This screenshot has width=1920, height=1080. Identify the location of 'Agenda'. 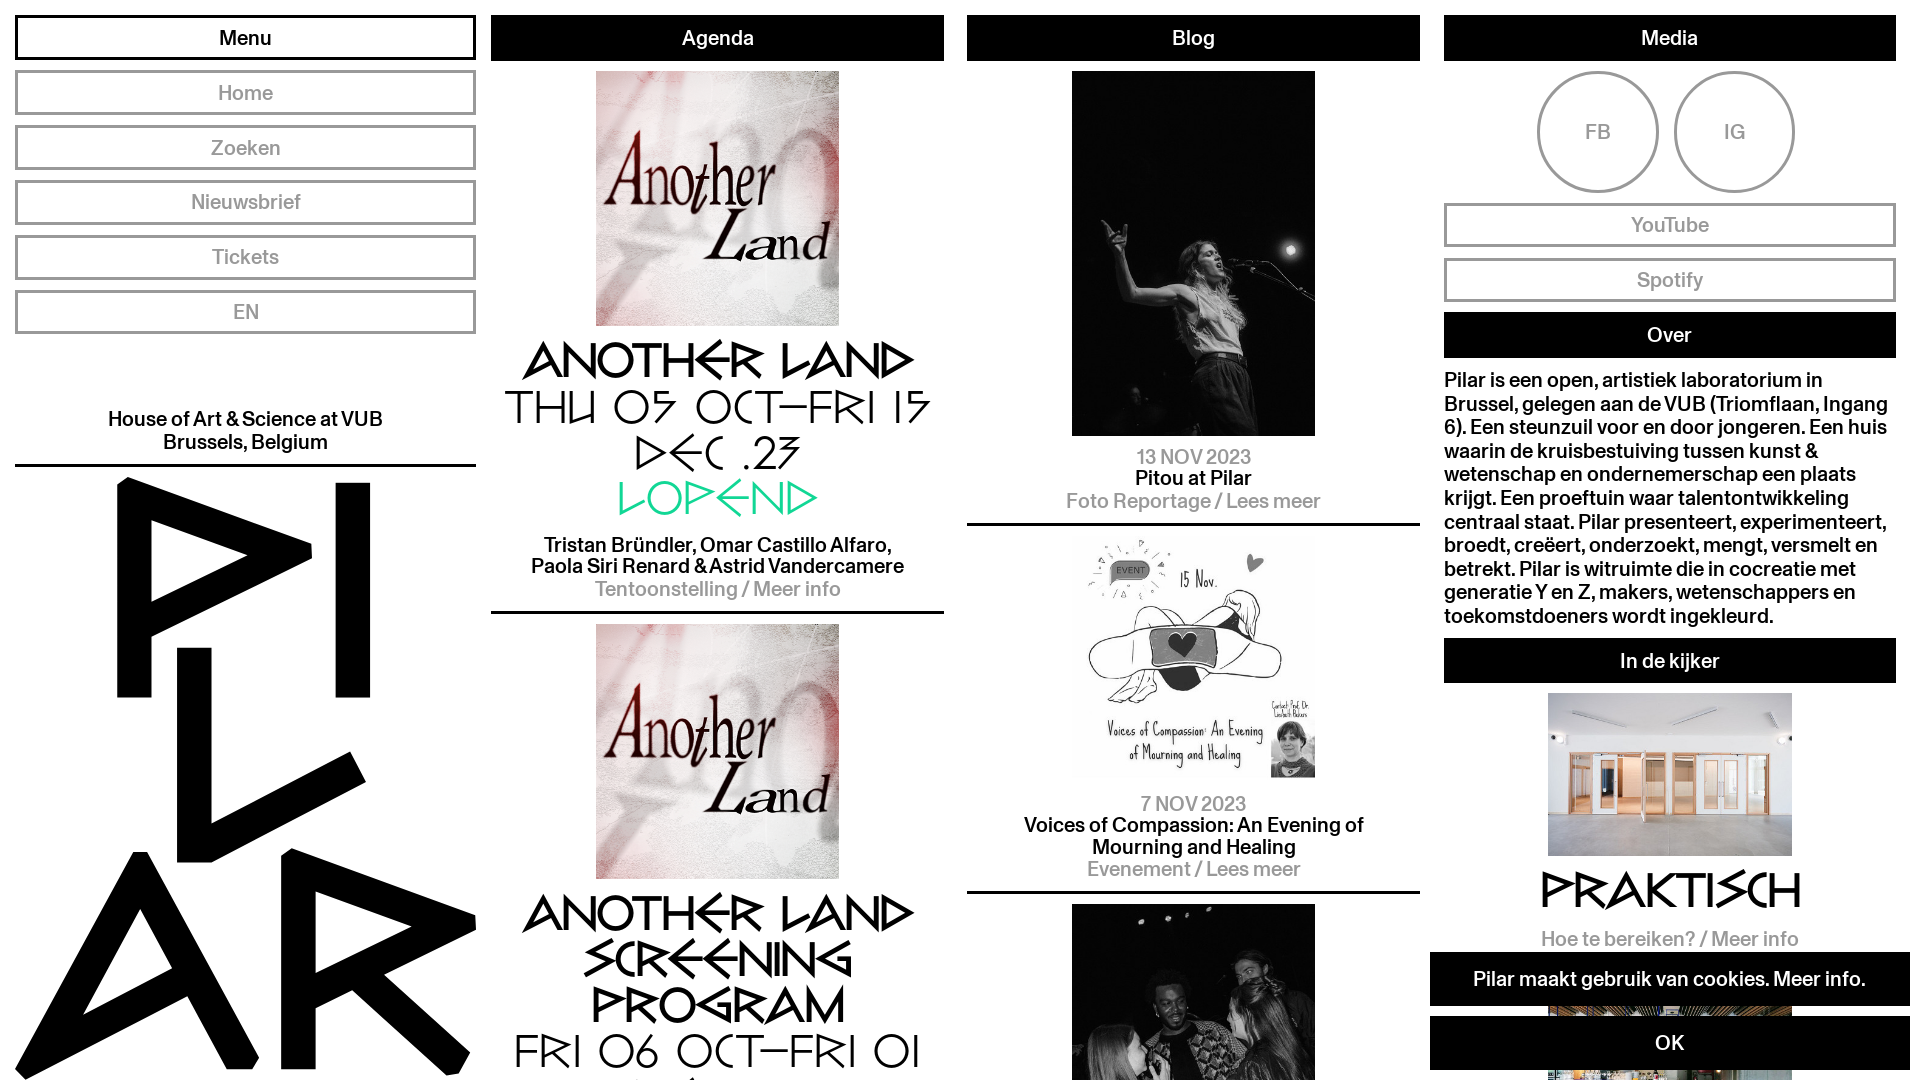
(718, 38).